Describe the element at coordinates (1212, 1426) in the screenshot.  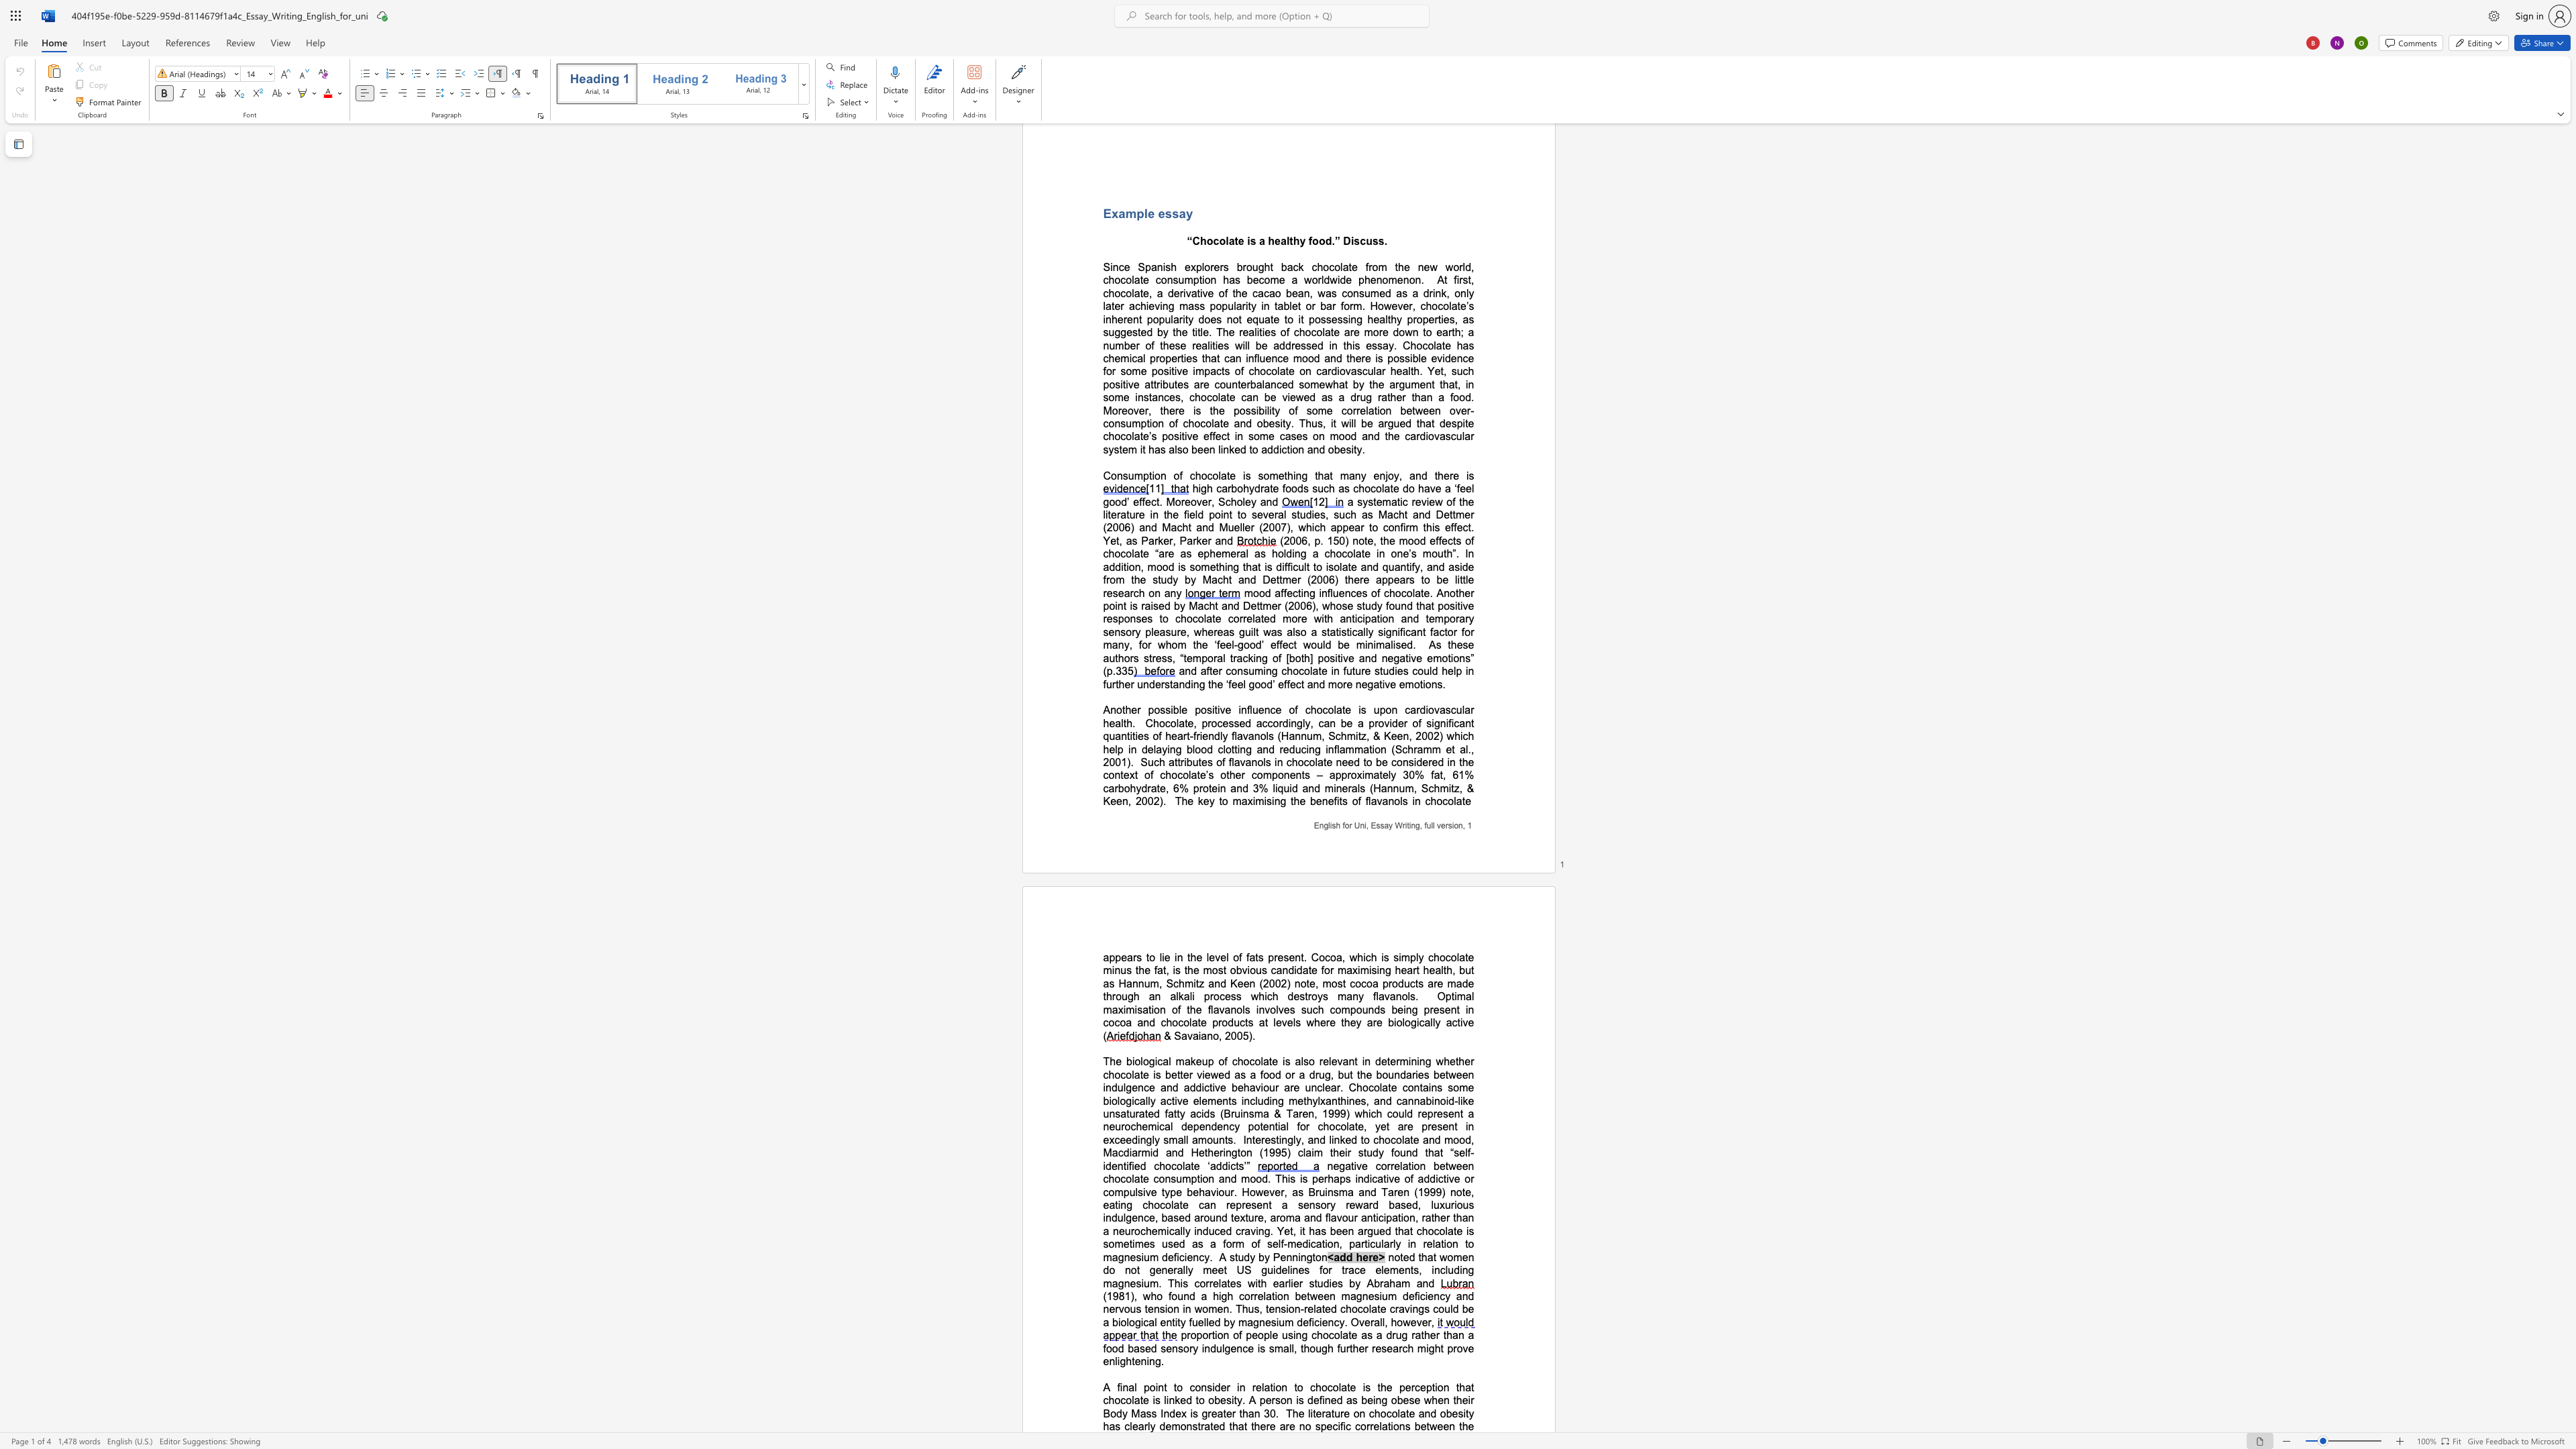
I see `the subset text "ed" within the text "demonstrated"` at that location.